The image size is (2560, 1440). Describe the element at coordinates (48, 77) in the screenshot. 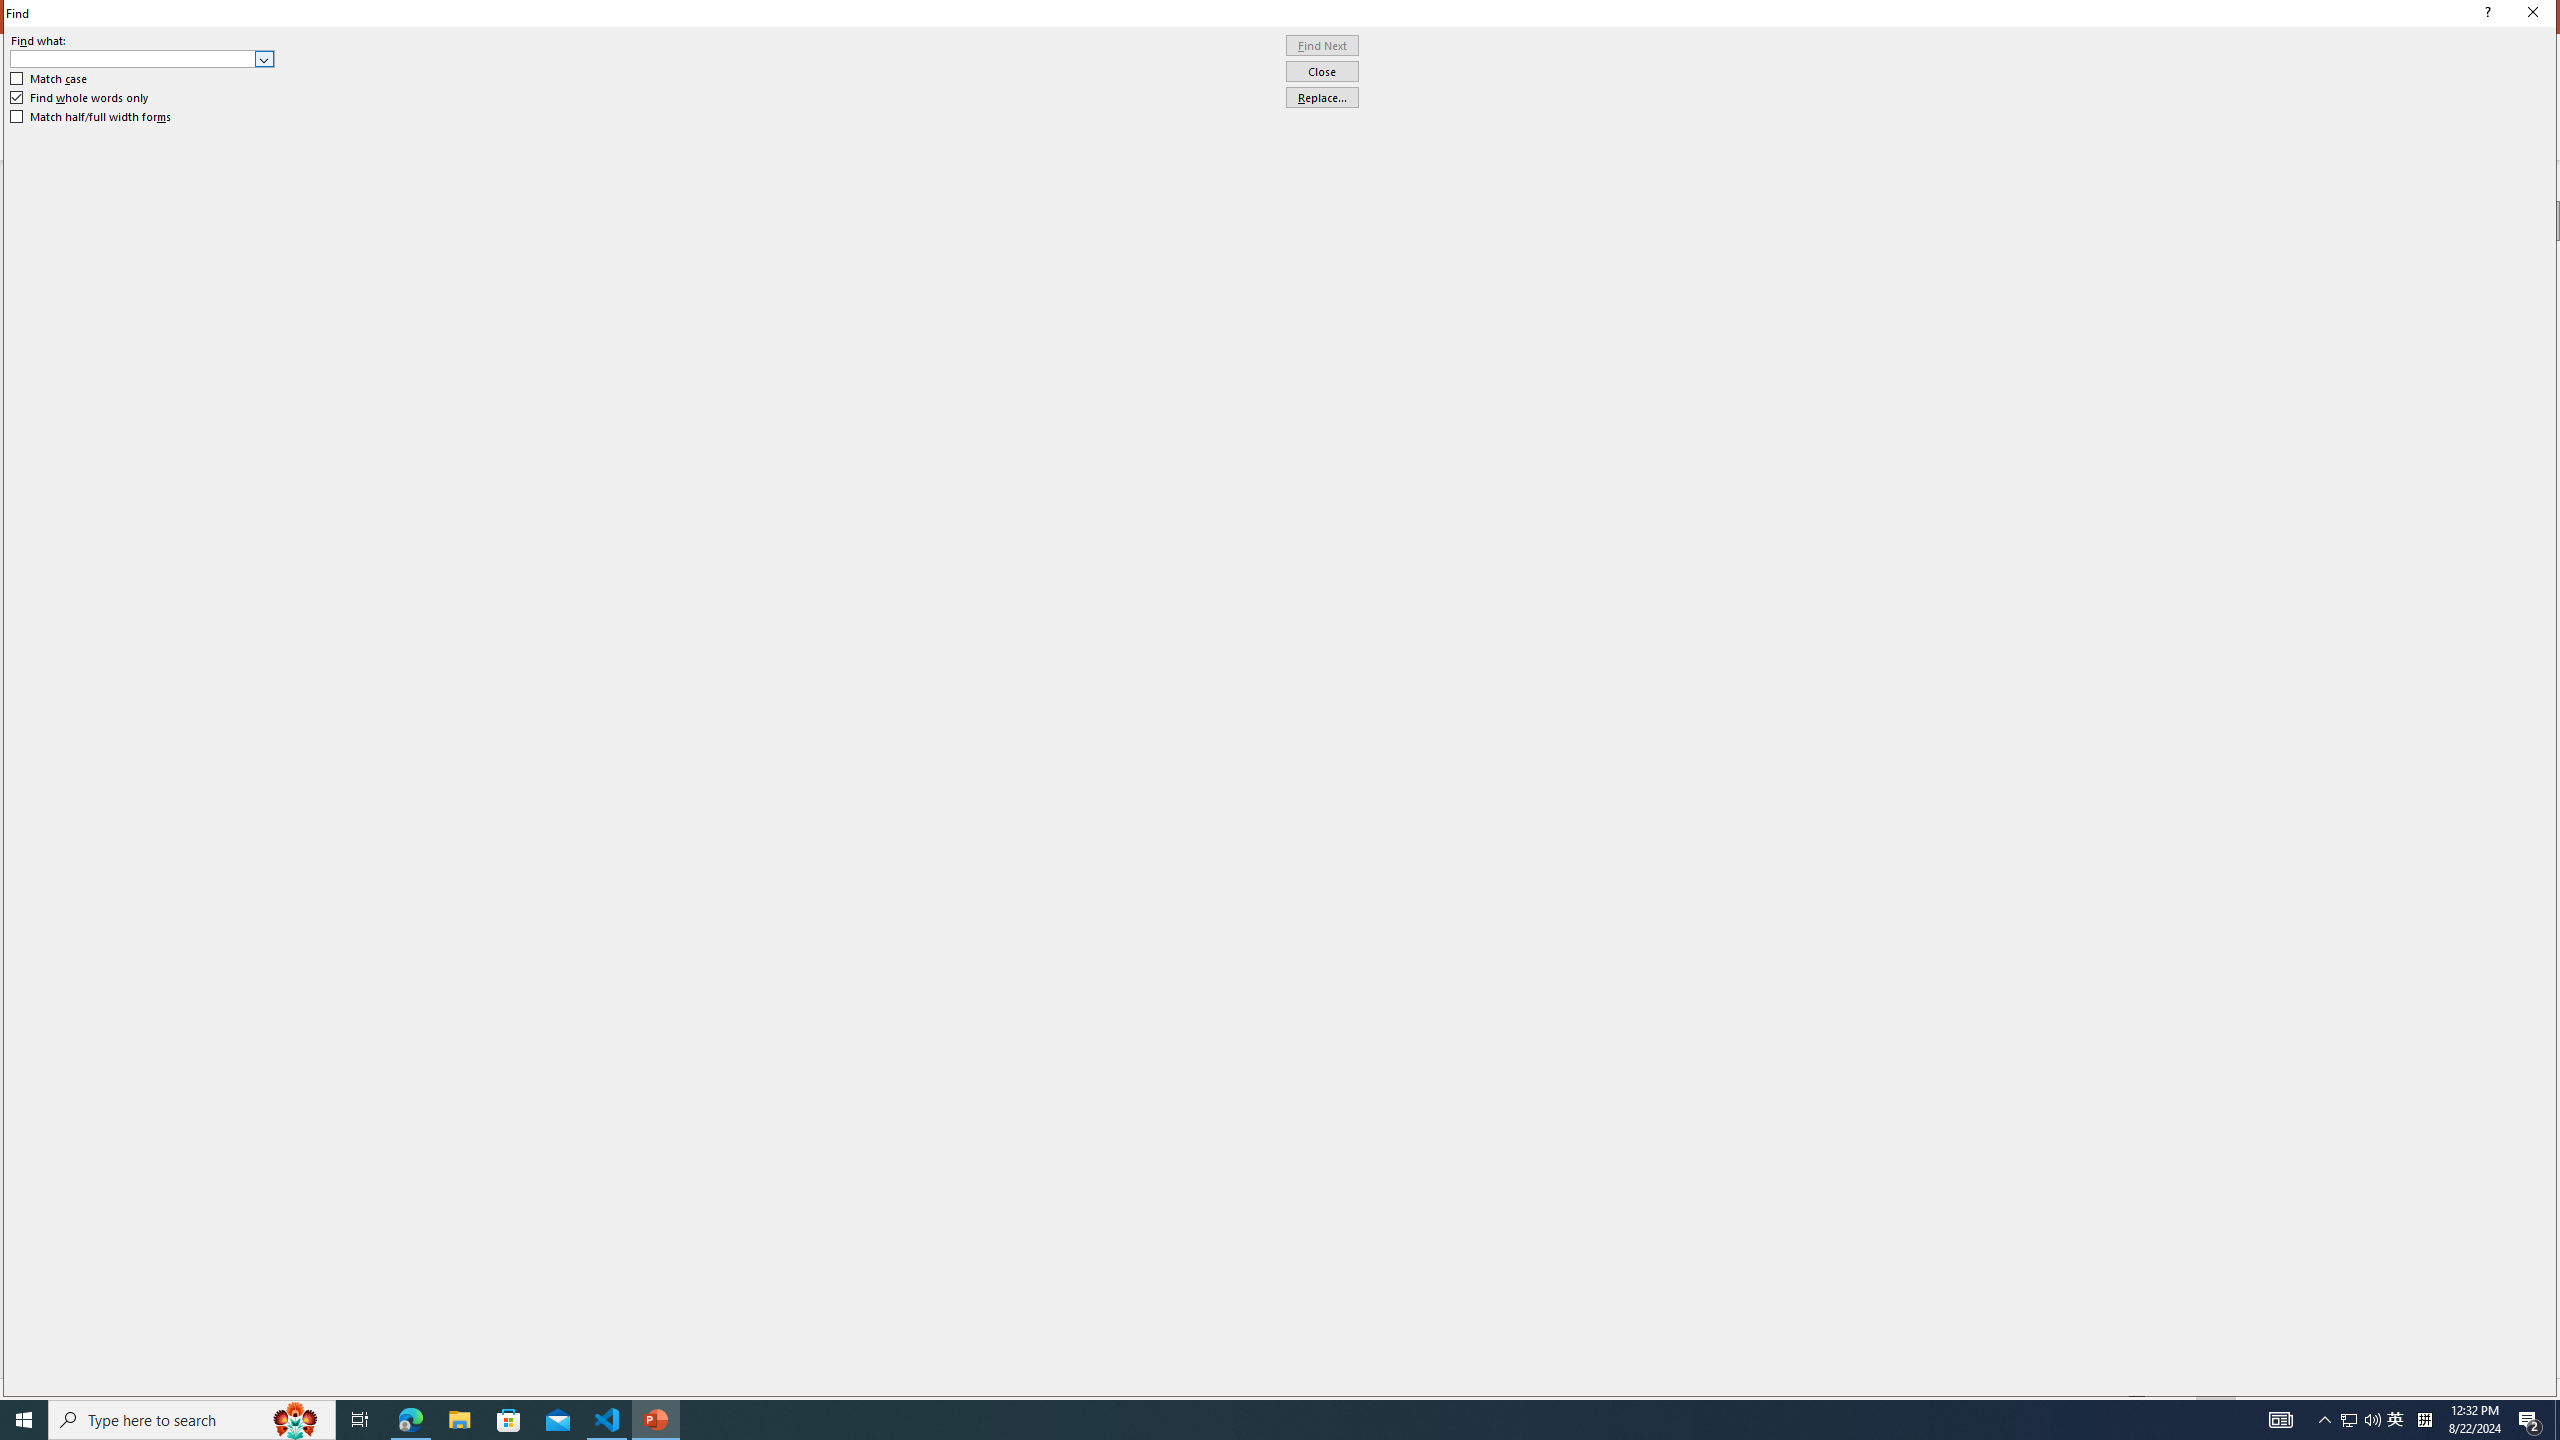

I see `'Match case'` at that location.